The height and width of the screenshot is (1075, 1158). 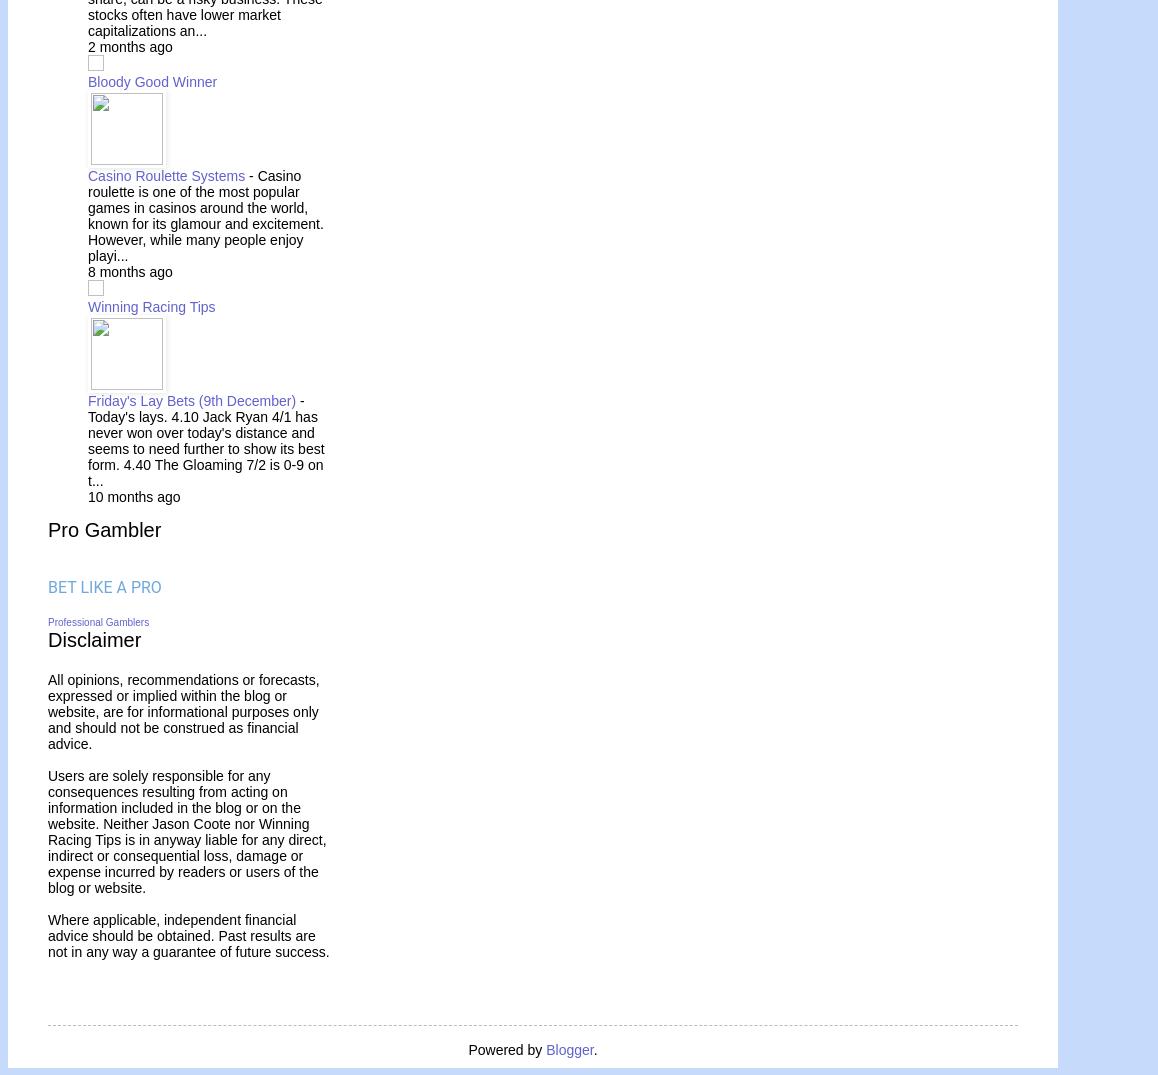 I want to click on 'B', so click(x=47, y=586).